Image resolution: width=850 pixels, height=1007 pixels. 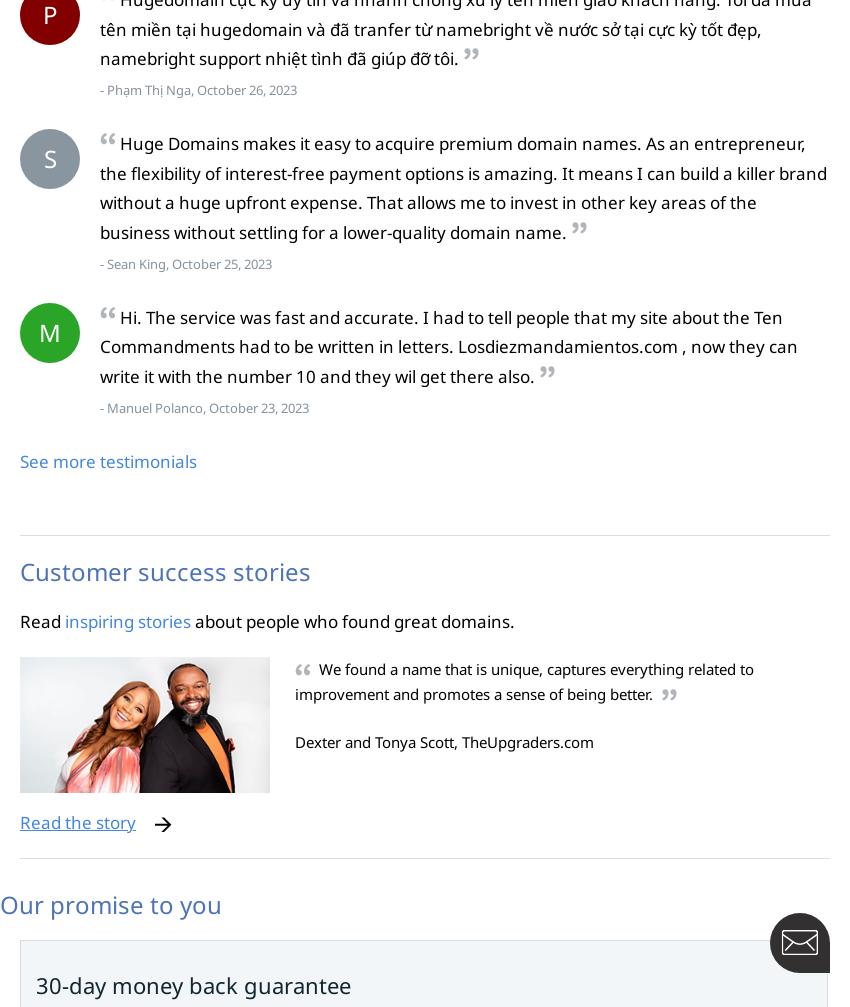 What do you see at coordinates (107, 460) in the screenshot?
I see `'See more testimonials'` at bounding box center [107, 460].